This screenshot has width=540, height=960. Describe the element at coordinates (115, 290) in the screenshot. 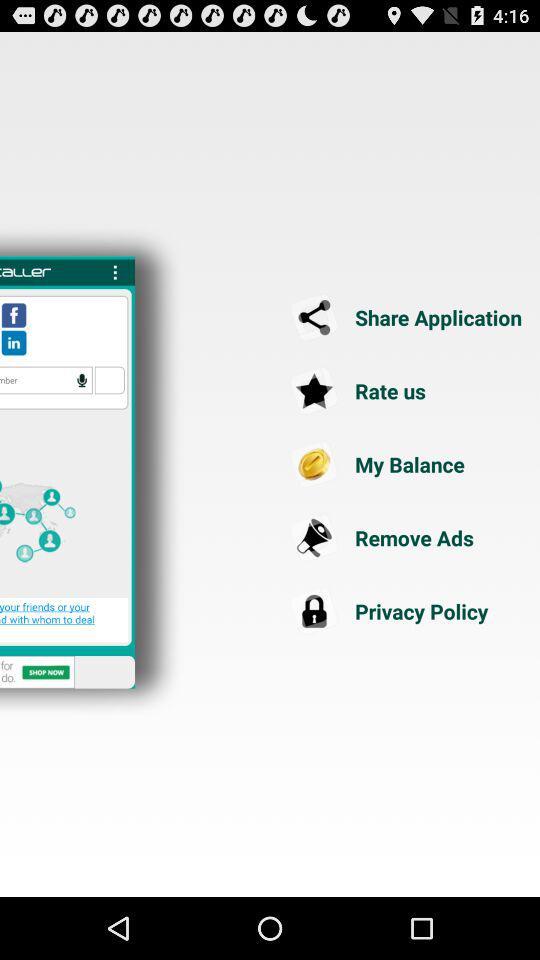

I see `the more icon` at that location.